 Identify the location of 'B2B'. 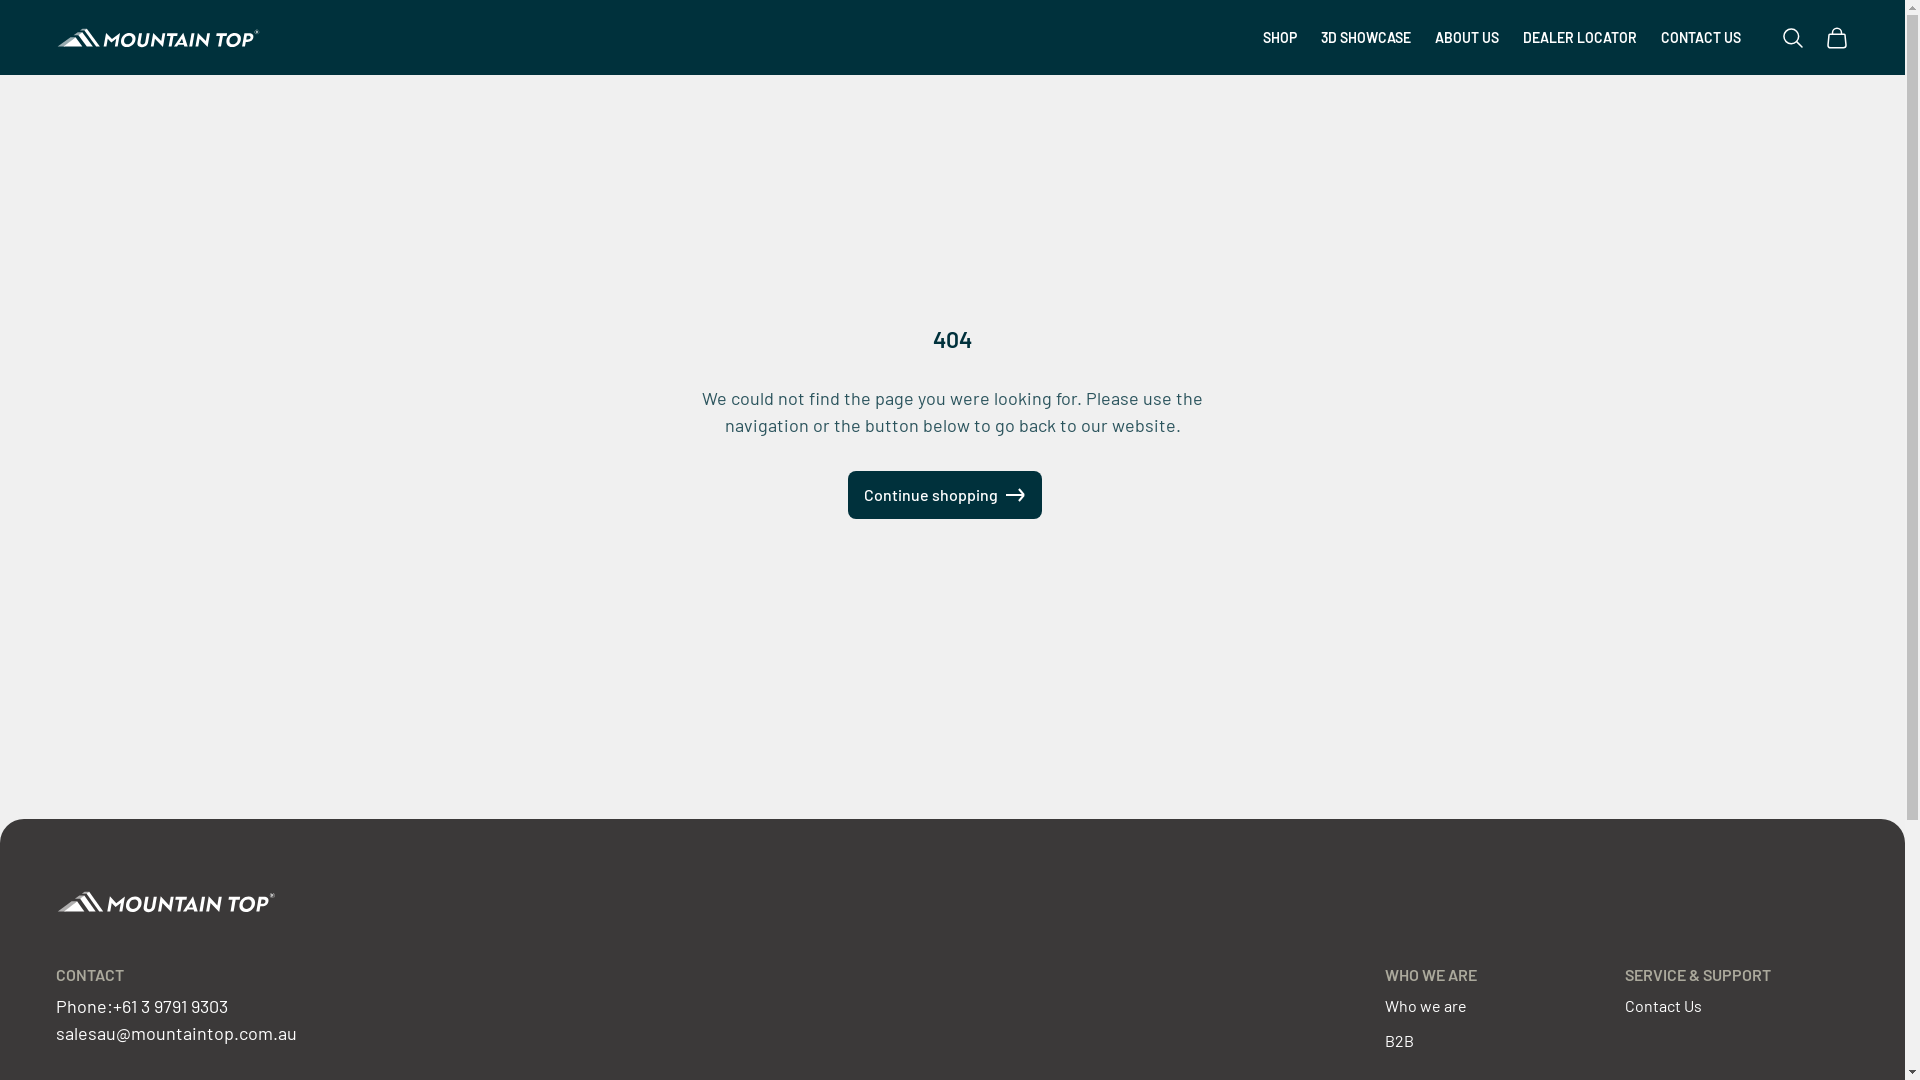
(1384, 1039).